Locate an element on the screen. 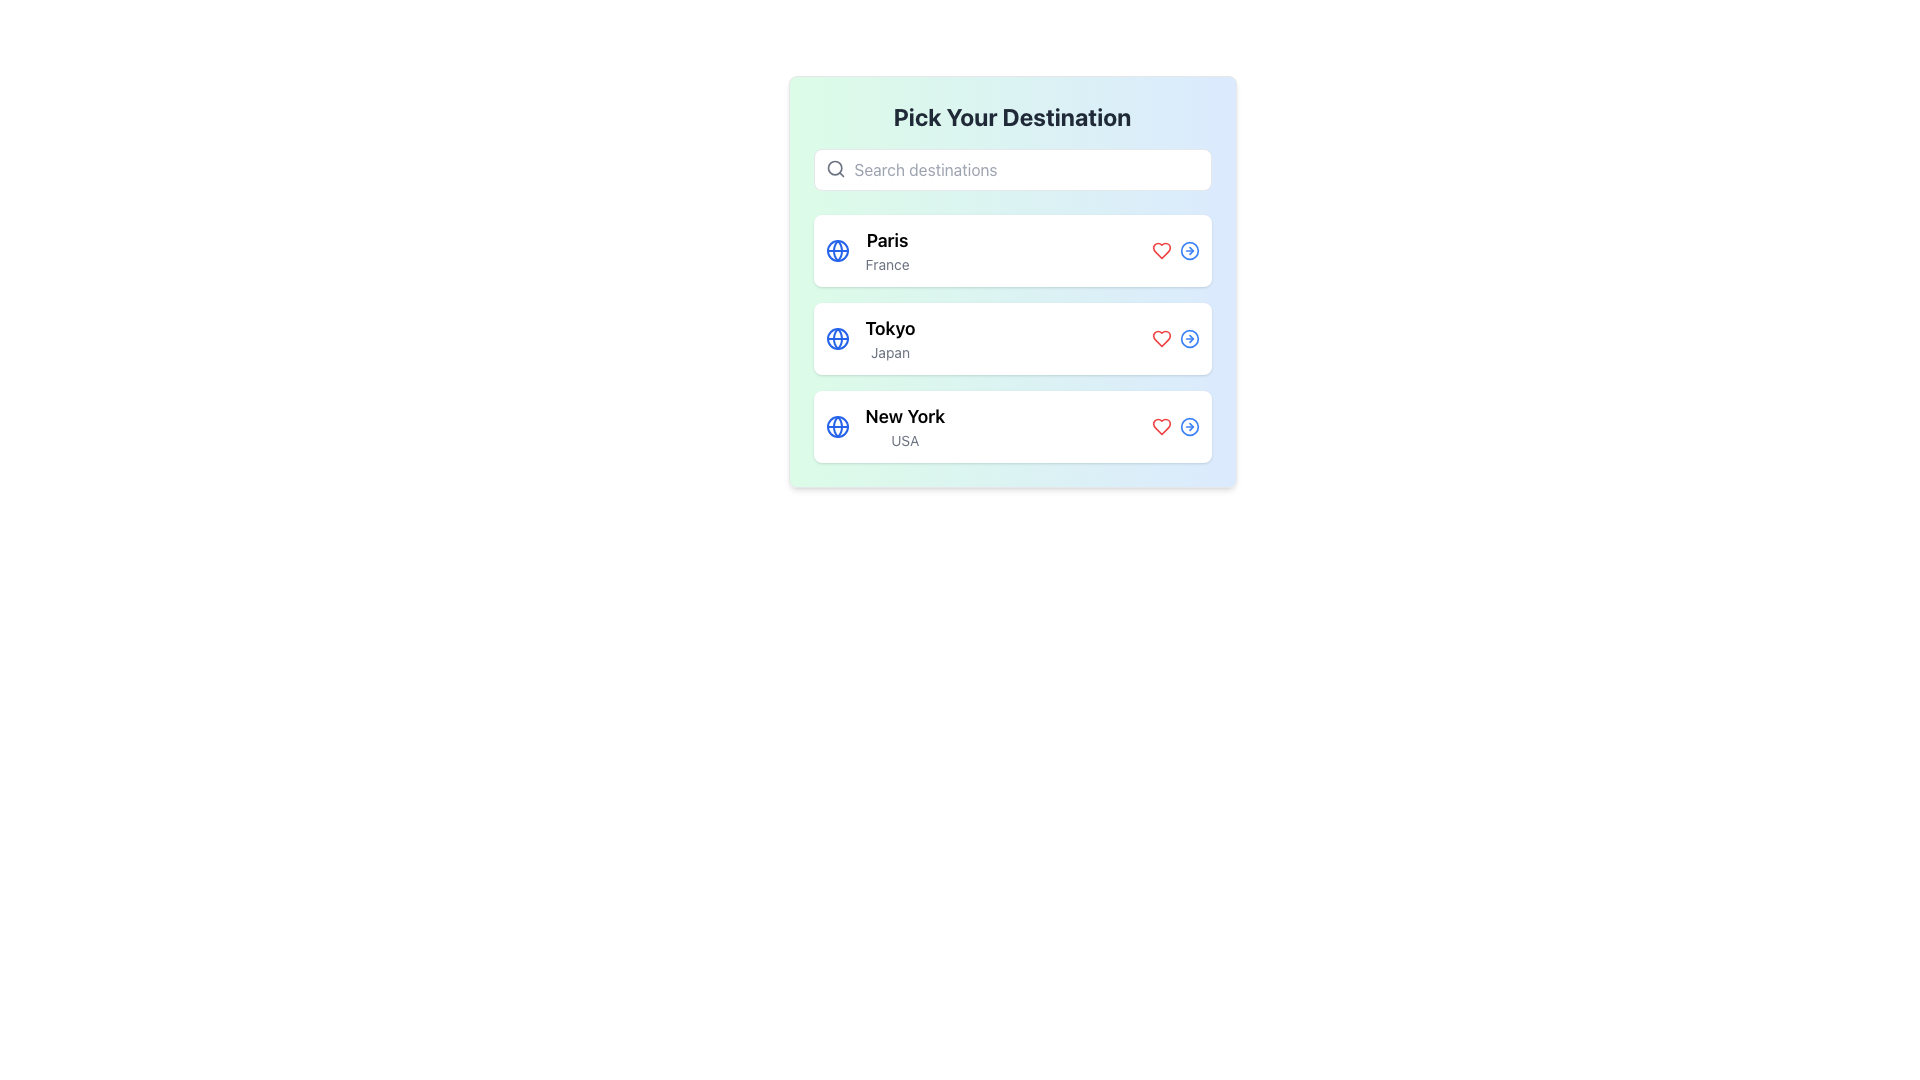 The width and height of the screenshot is (1920, 1080). the arrow icon located at the far right side of the 'Tokyo, Japan' destination card is located at coordinates (1175, 338).